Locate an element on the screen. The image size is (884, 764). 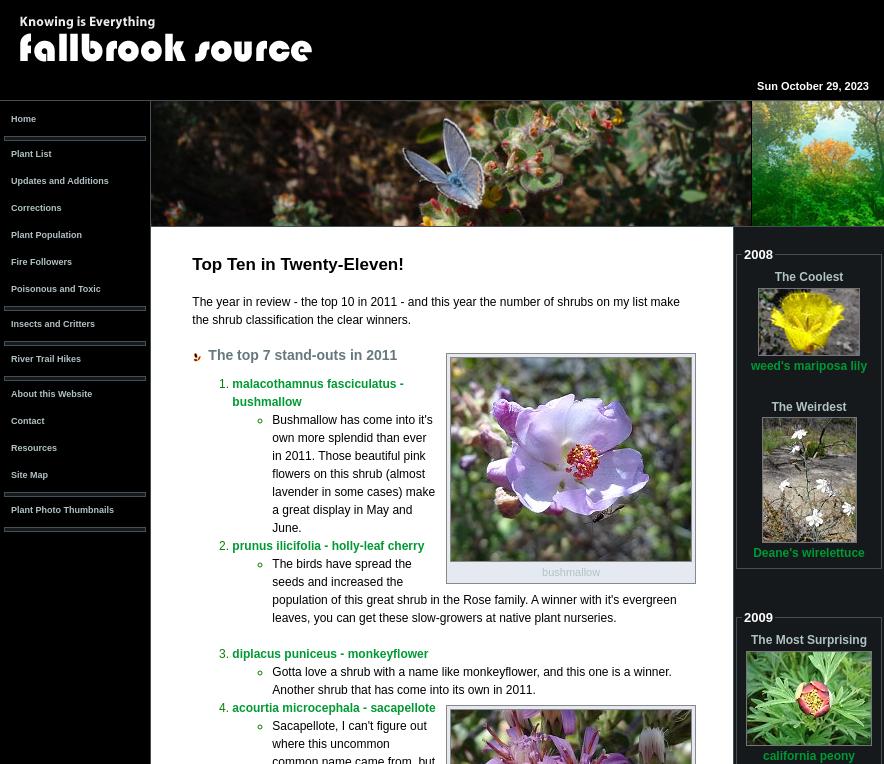
'Plant Photo Thumbnails' is located at coordinates (61, 508).